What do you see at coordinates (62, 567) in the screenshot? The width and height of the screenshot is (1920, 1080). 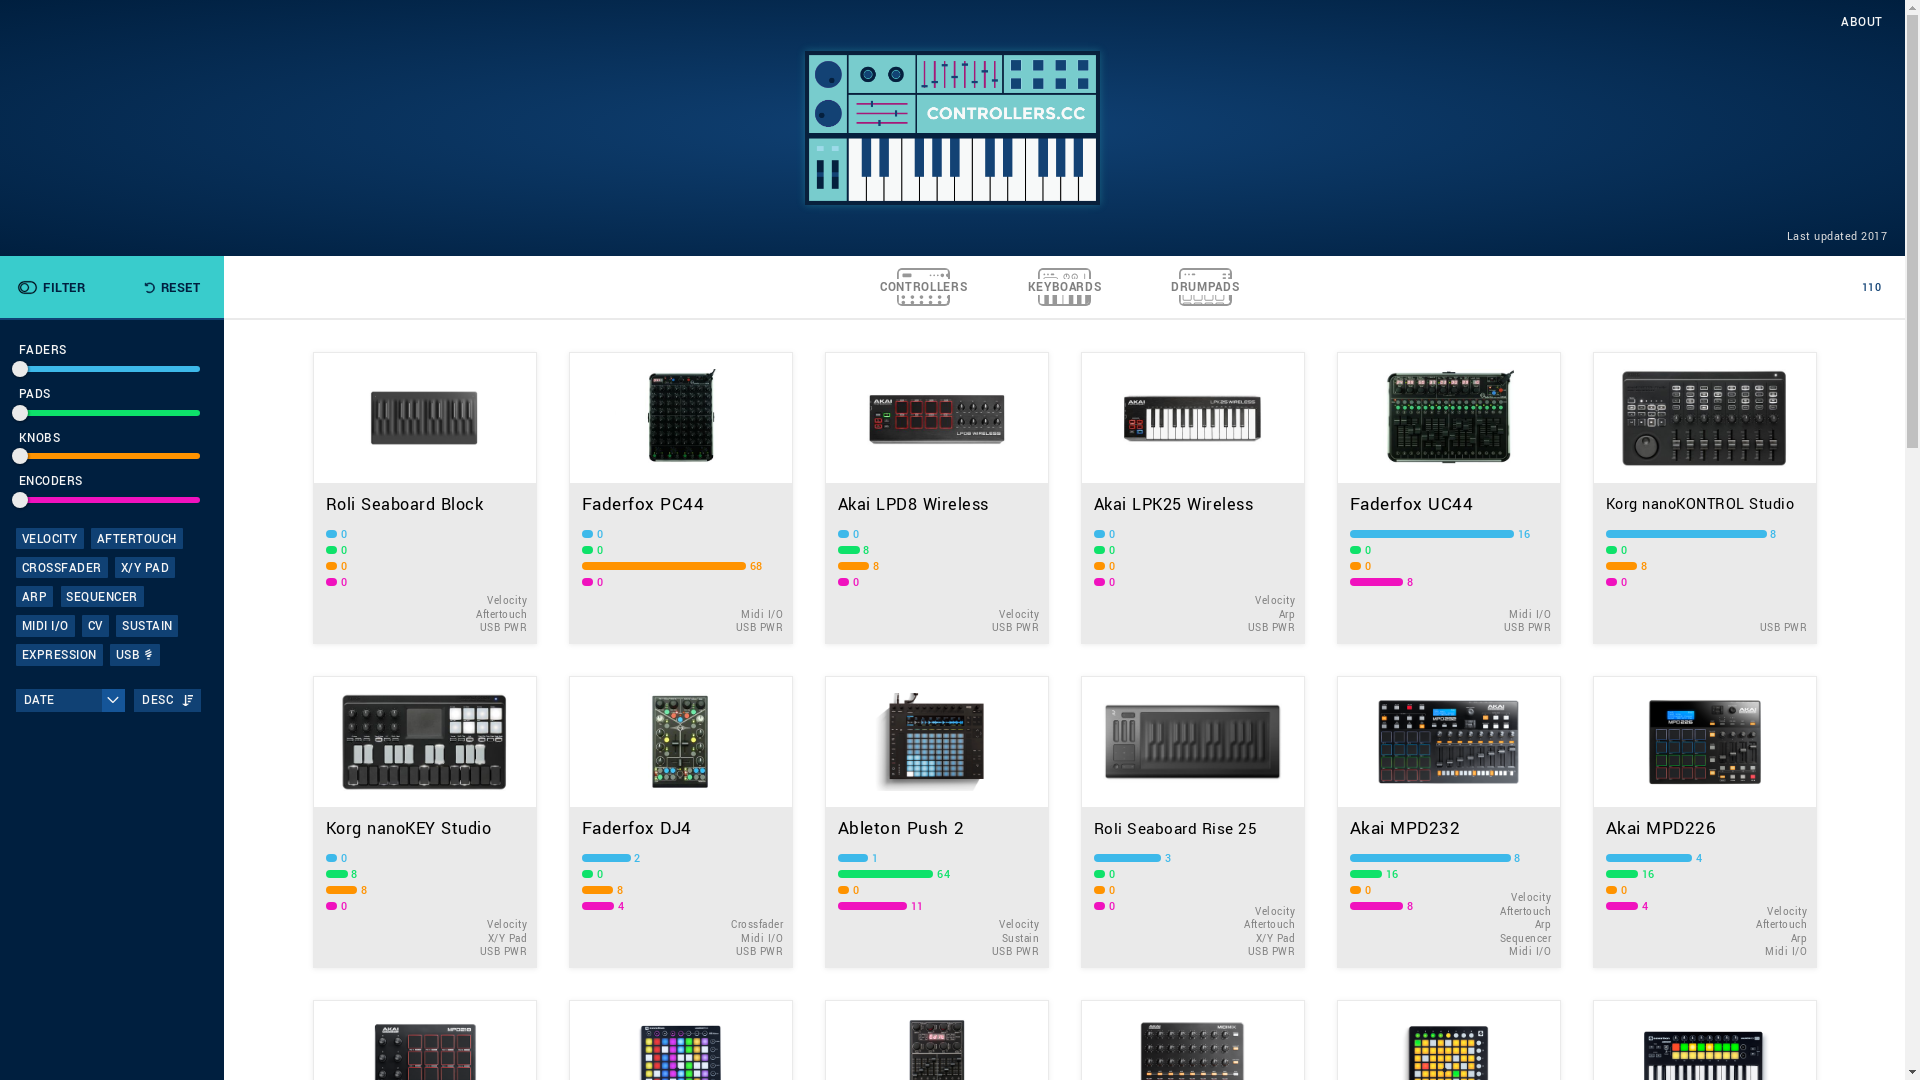 I see `'CROSSFADER'` at bounding box center [62, 567].